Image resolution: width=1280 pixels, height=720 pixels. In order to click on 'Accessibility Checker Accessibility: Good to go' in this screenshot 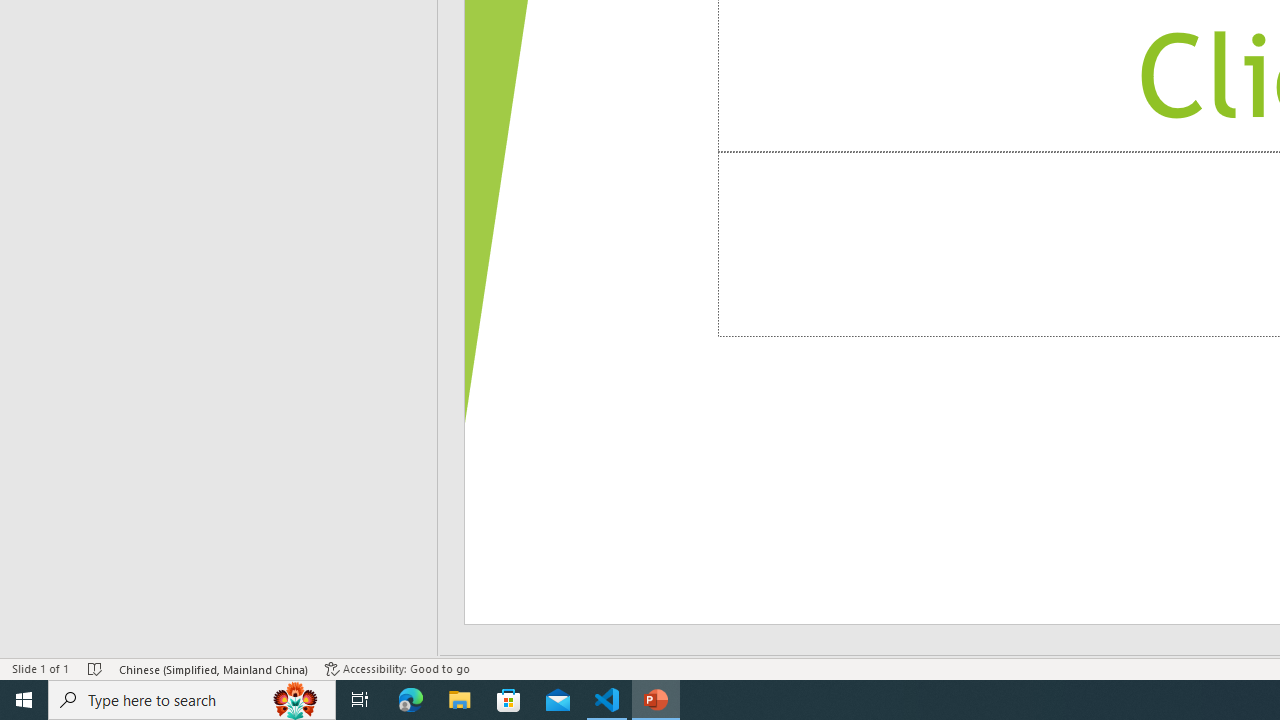, I will do `click(397, 669)`.